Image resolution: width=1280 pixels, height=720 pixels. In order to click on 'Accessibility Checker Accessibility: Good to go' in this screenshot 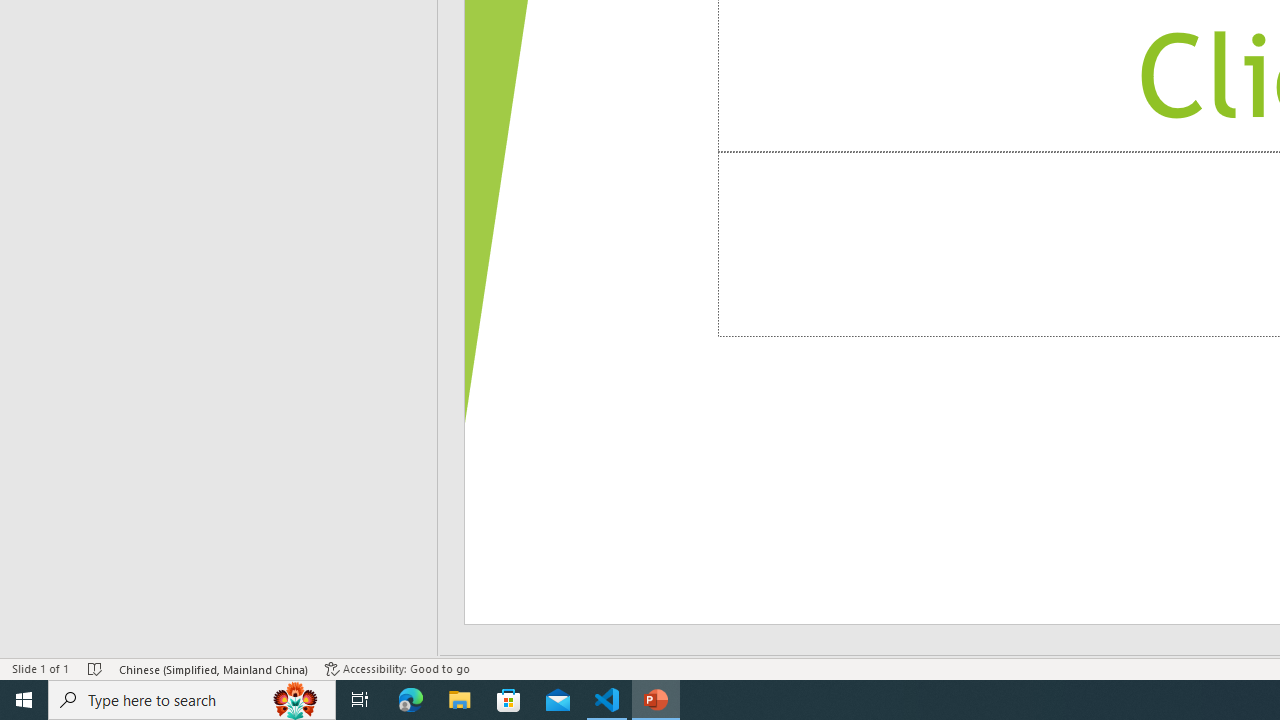, I will do `click(397, 669)`.